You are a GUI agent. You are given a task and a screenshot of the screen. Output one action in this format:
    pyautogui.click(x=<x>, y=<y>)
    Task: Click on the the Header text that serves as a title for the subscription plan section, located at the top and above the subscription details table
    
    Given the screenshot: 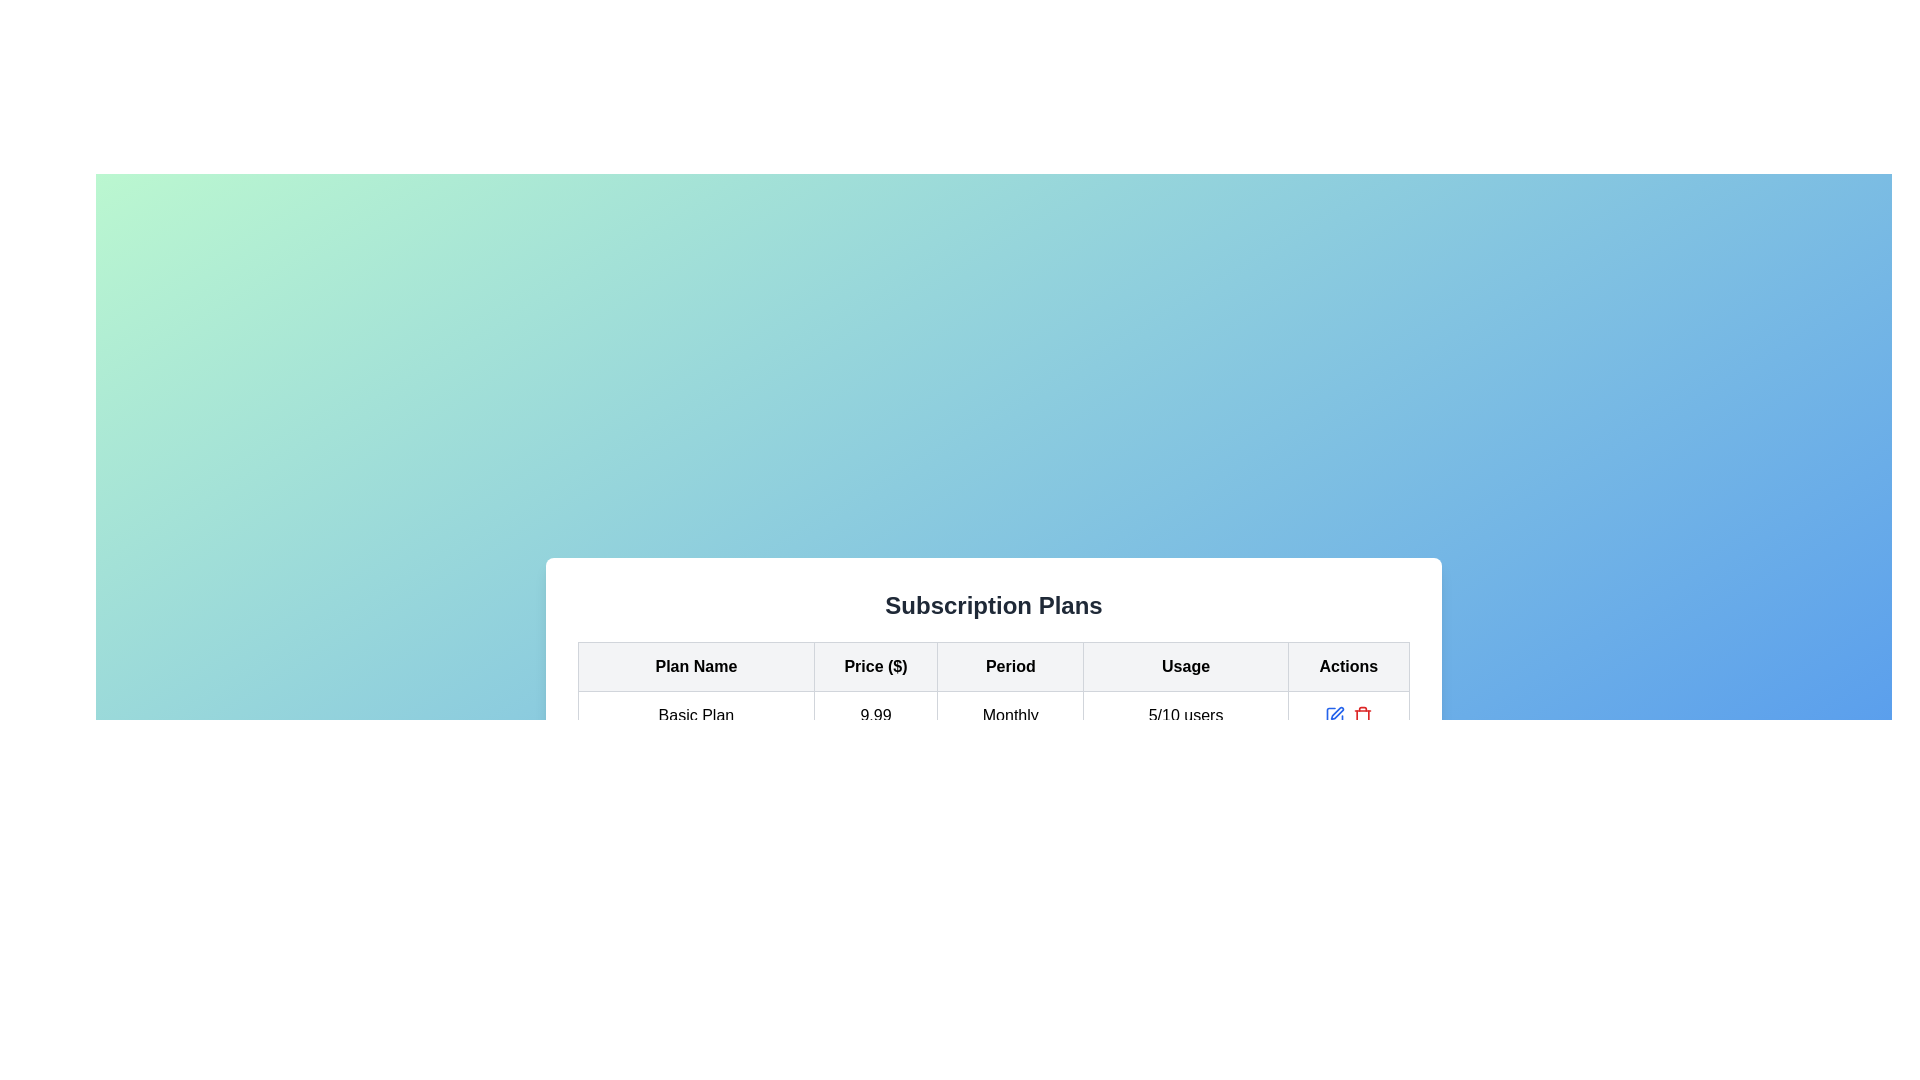 What is the action you would take?
    pyautogui.click(x=993, y=604)
    